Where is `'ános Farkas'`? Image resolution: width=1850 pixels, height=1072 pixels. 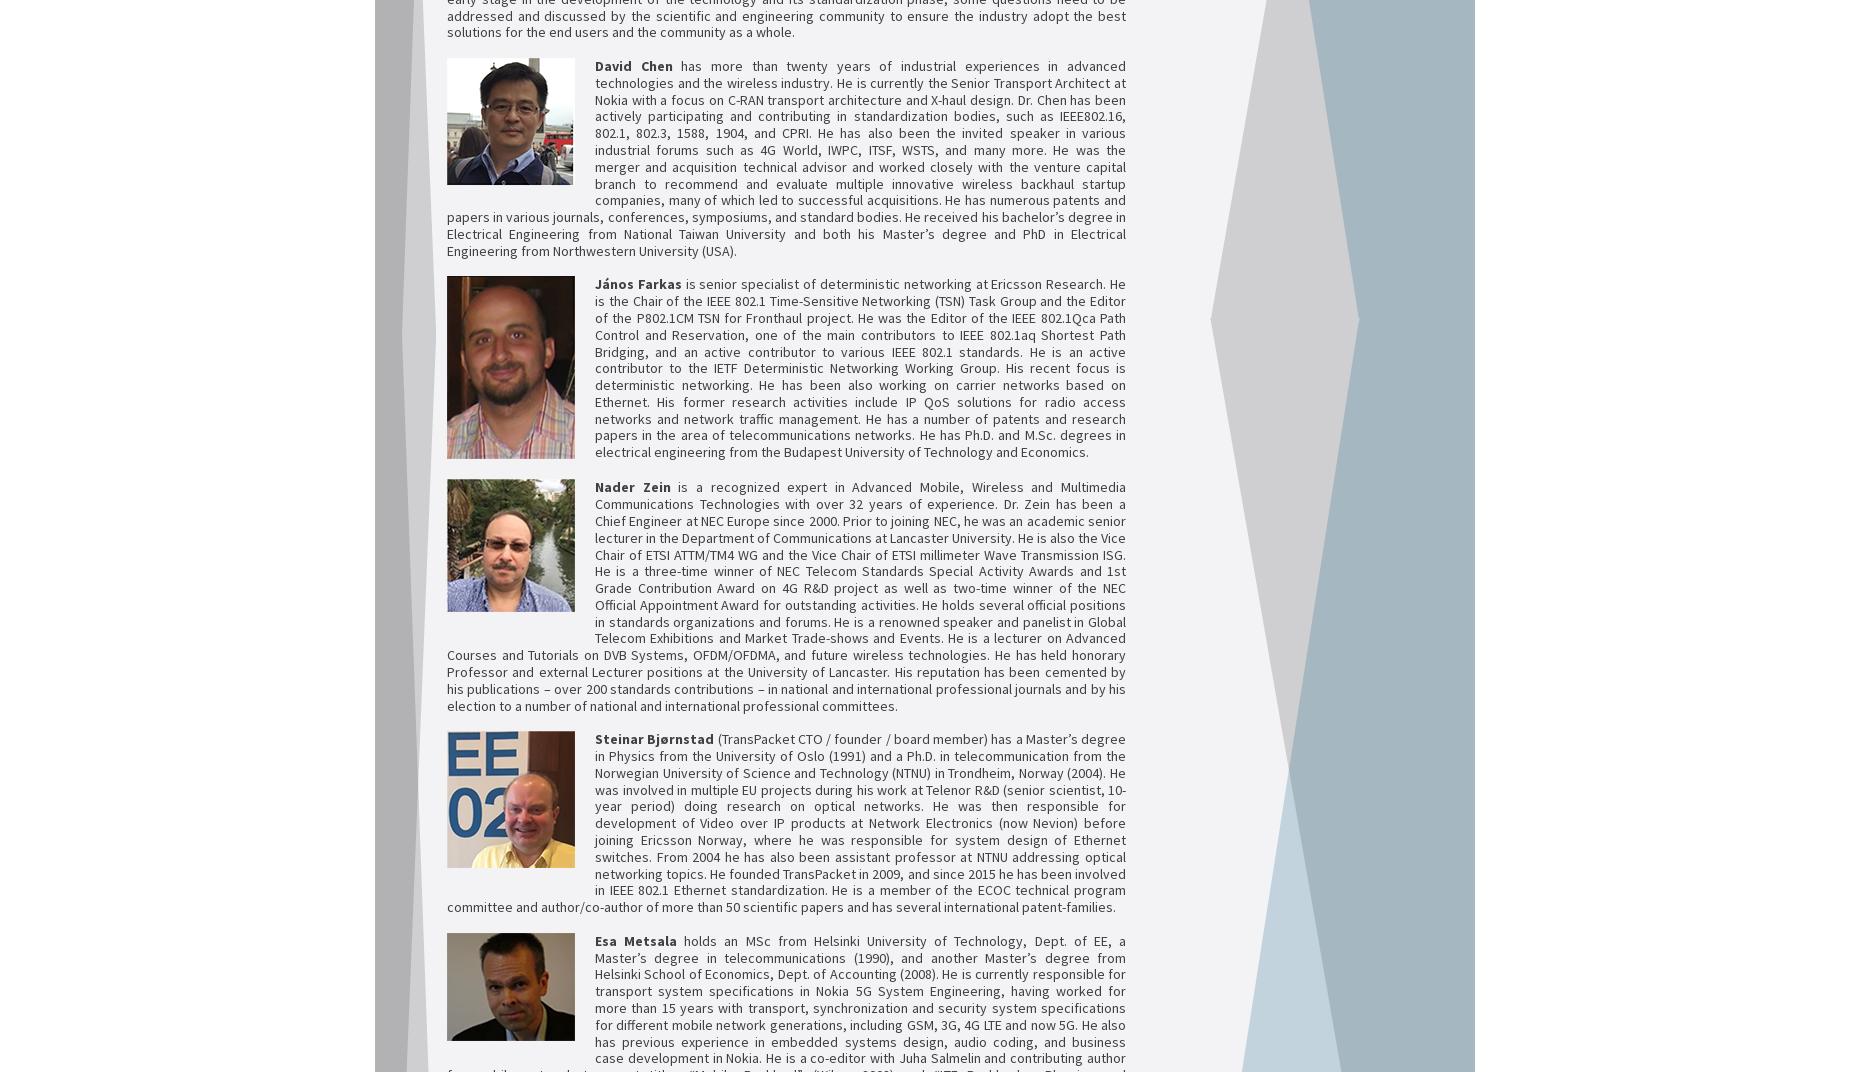
'ános Farkas' is located at coordinates (601, 282).